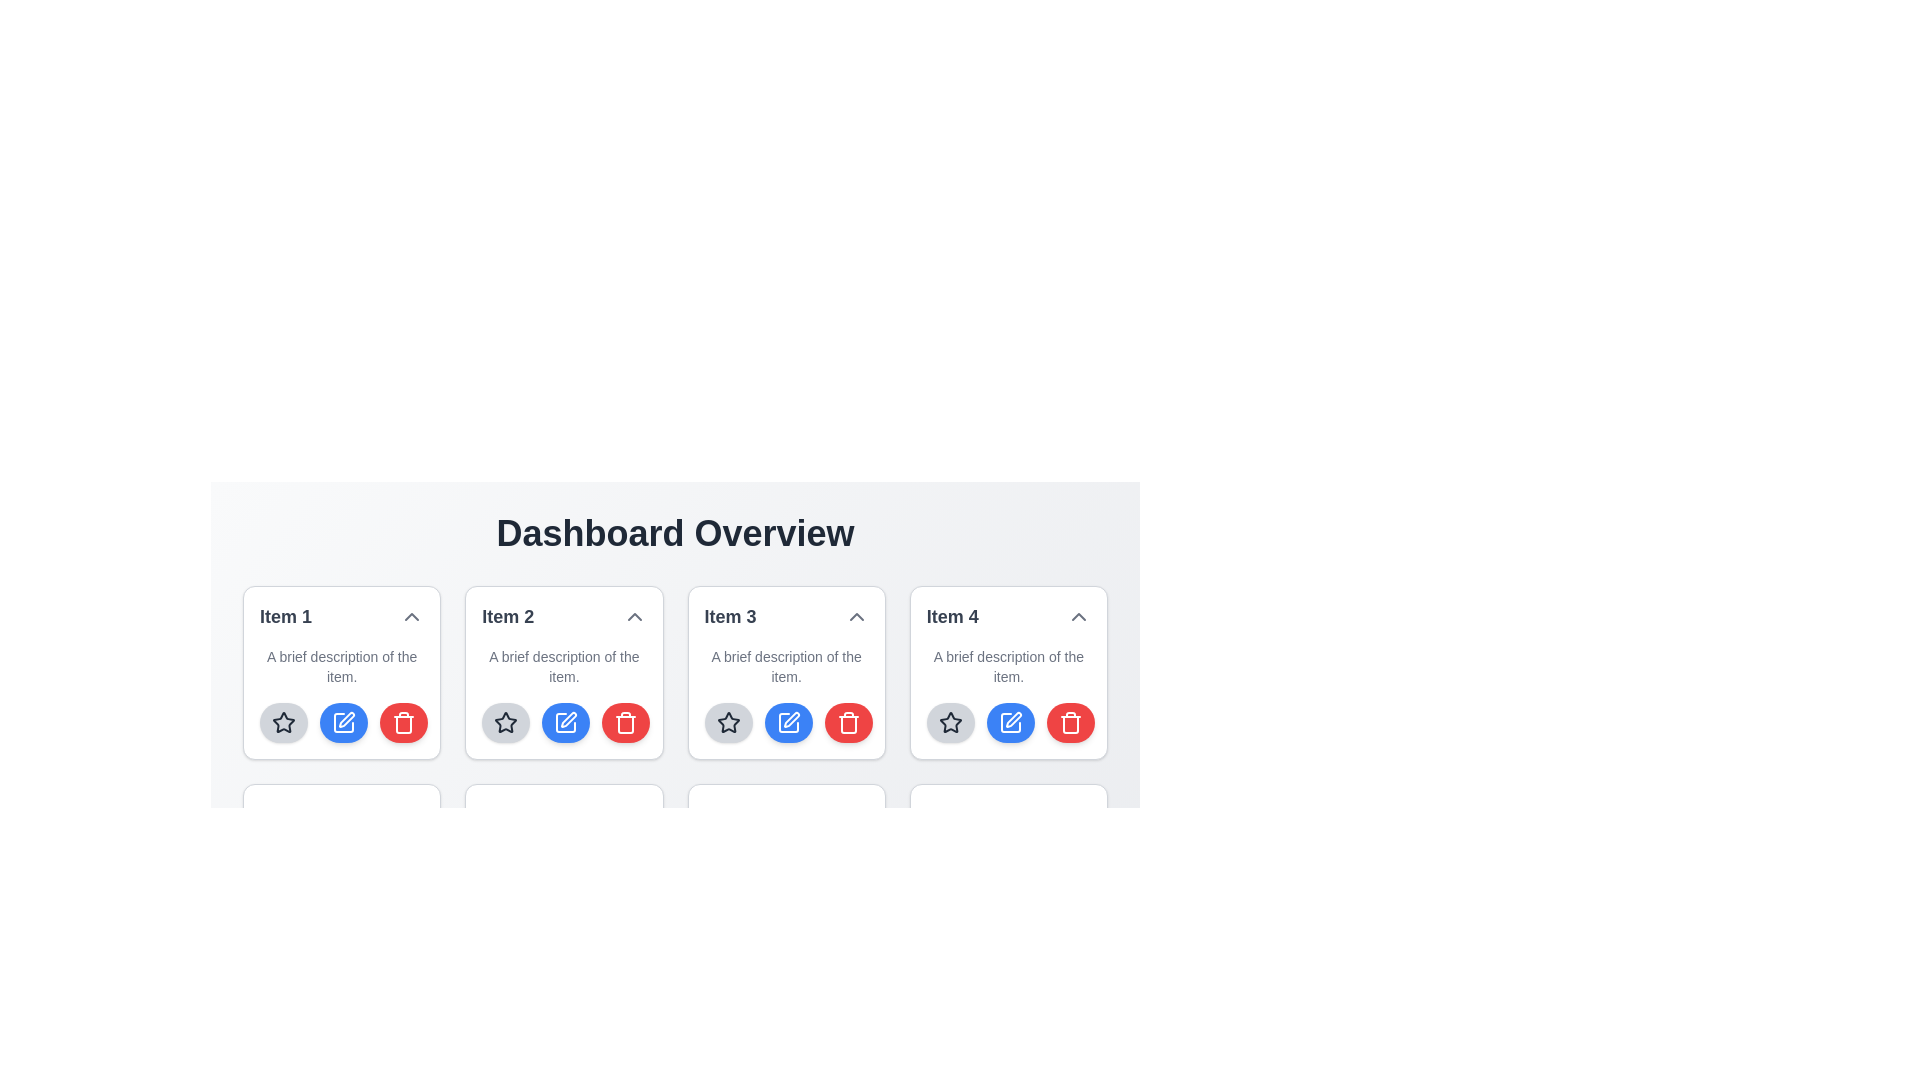  What do you see at coordinates (1078, 616) in the screenshot?
I see `the upward-pointing chevron icon in the top-right corner of the 'Item 4' card` at bounding box center [1078, 616].